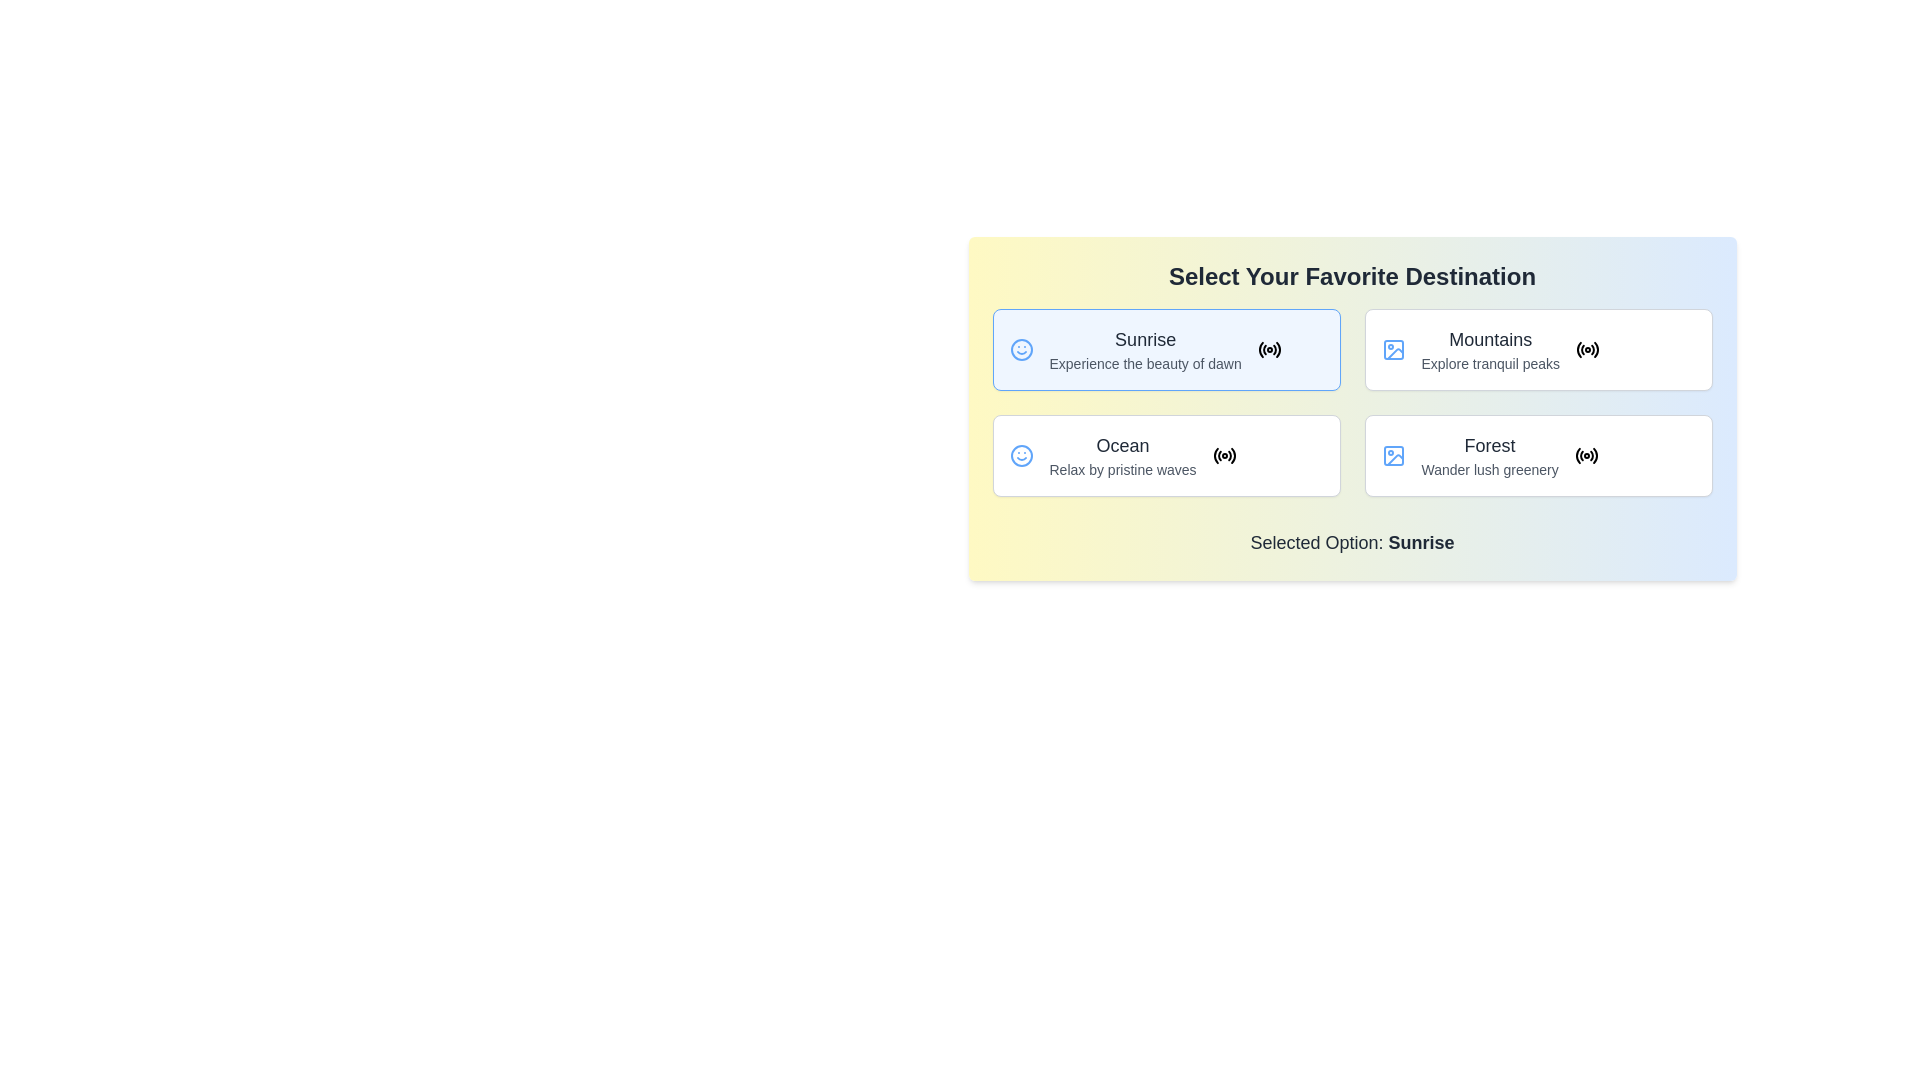  What do you see at coordinates (1392, 349) in the screenshot?
I see `the rectangle with rounded corners that serves as the background of the icon in the 'Mountains' option box` at bounding box center [1392, 349].